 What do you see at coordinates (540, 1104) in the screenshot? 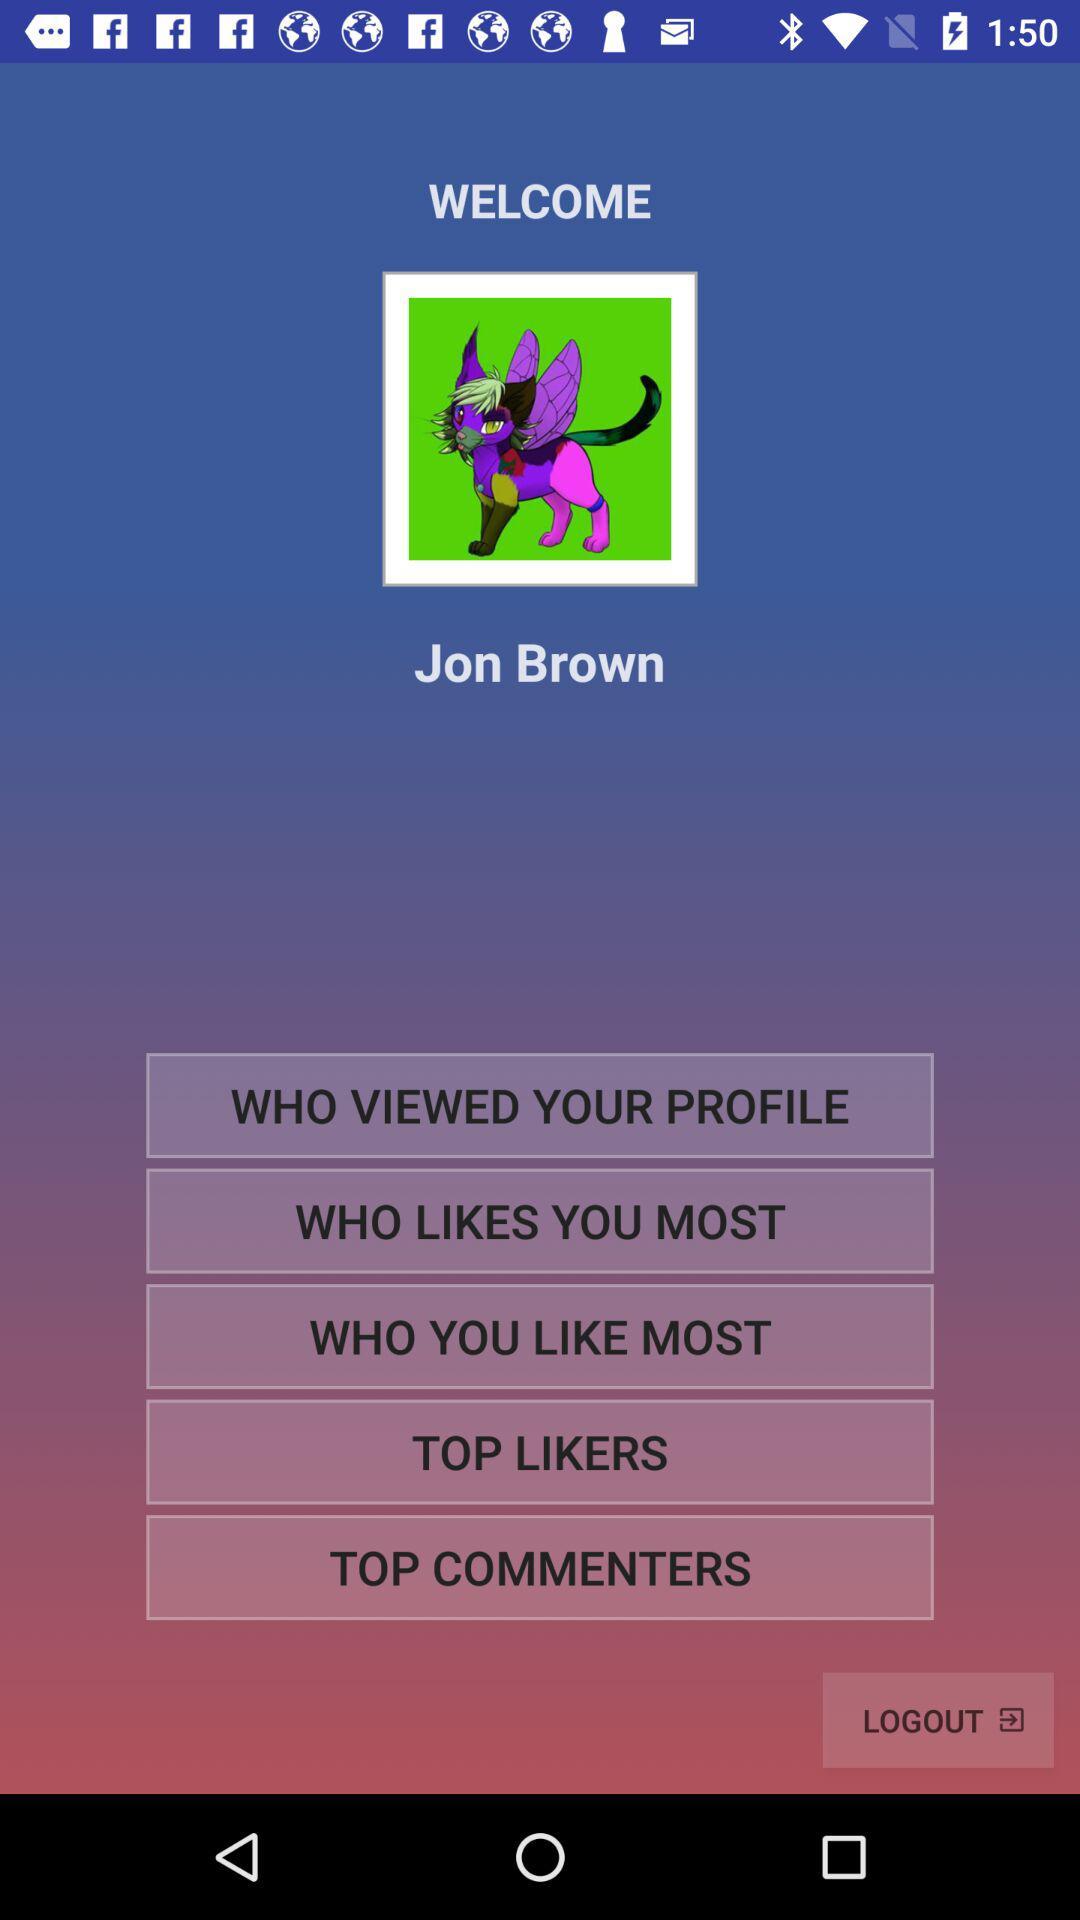
I see `who viewed your icon` at bounding box center [540, 1104].